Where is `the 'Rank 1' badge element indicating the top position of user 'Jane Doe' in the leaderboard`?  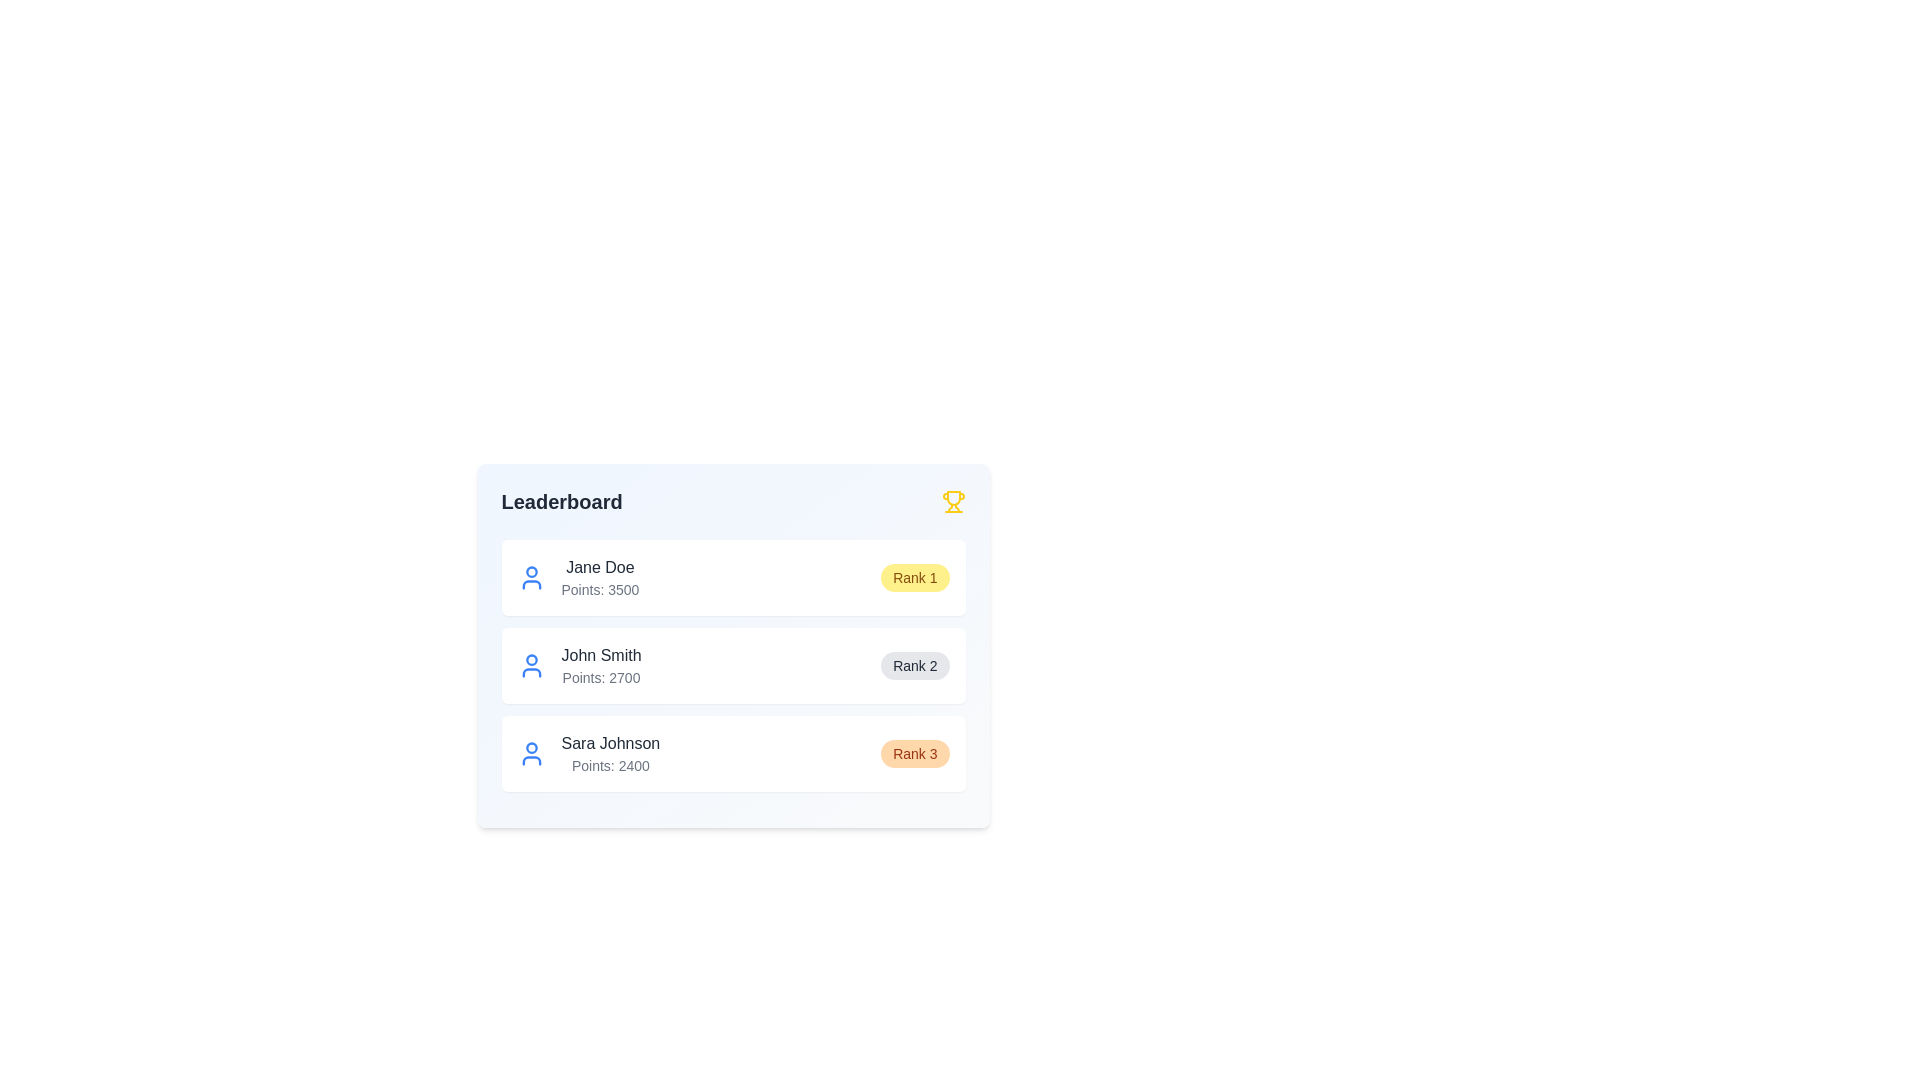 the 'Rank 1' badge element indicating the top position of user 'Jane Doe' in the leaderboard is located at coordinates (914, 578).